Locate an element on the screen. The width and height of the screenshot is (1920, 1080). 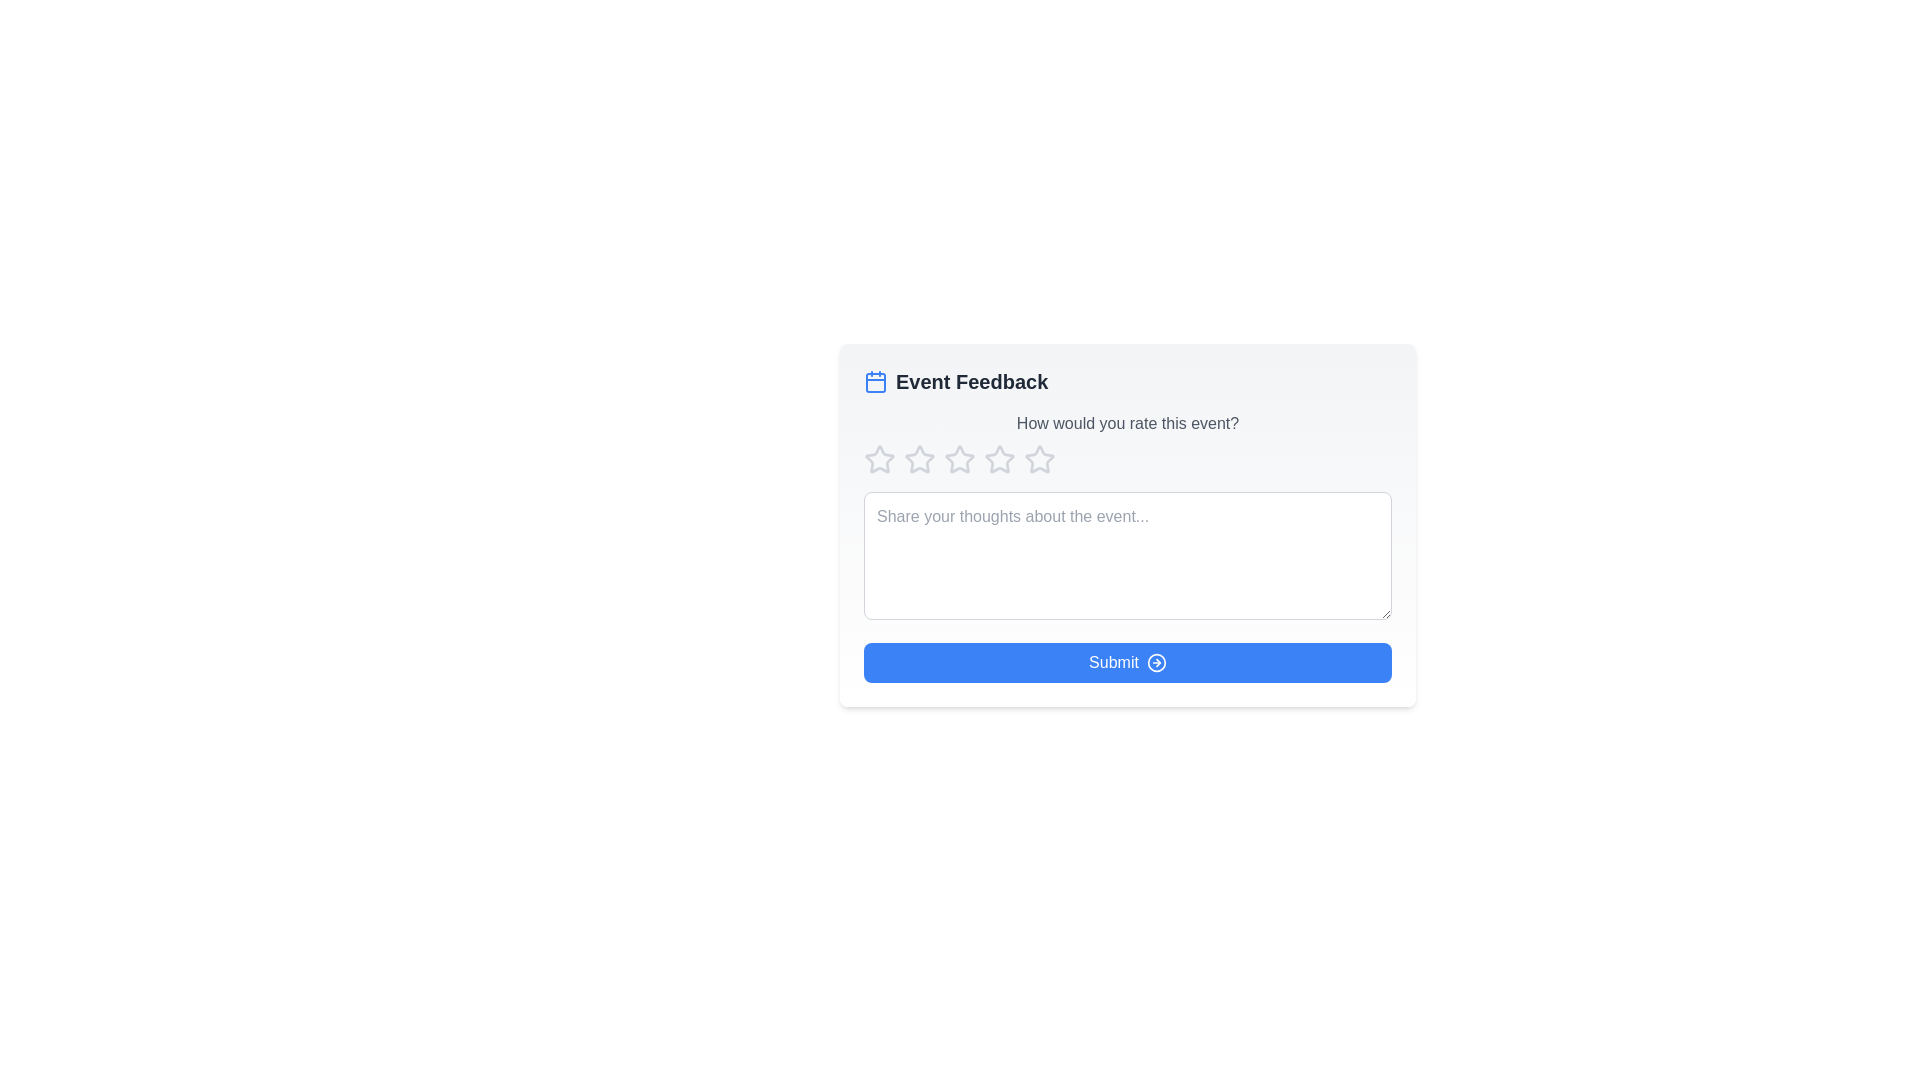
the fourth star-shaped SVG icon in the rating system, which has a hollow center and a grayscale outline, located below the 'How would you rate this event?' label is located at coordinates (1040, 459).